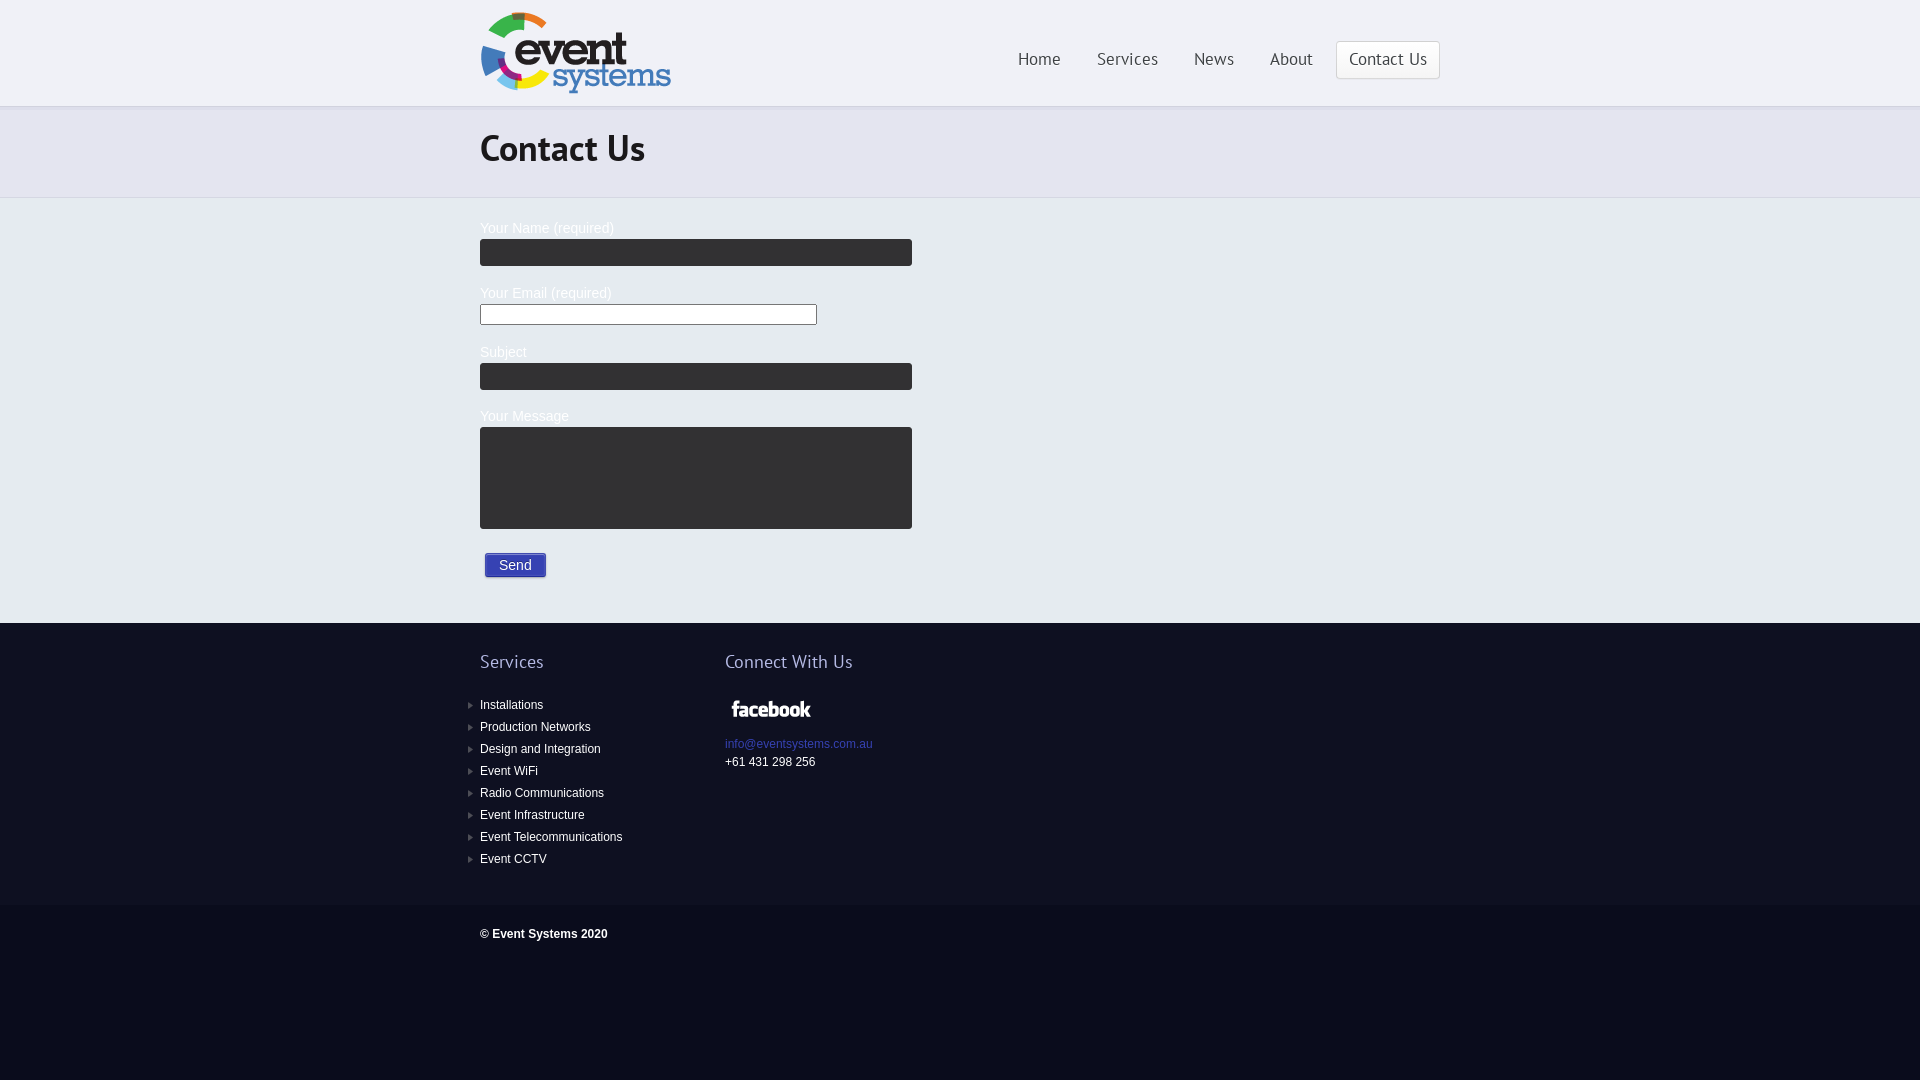 Image resolution: width=1920 pixels, height=1080 pixels. What do you see at coordinates (480, 814) in the screenshot?
I see `'Event Infrastructure'` at bounding box center [480, 814].